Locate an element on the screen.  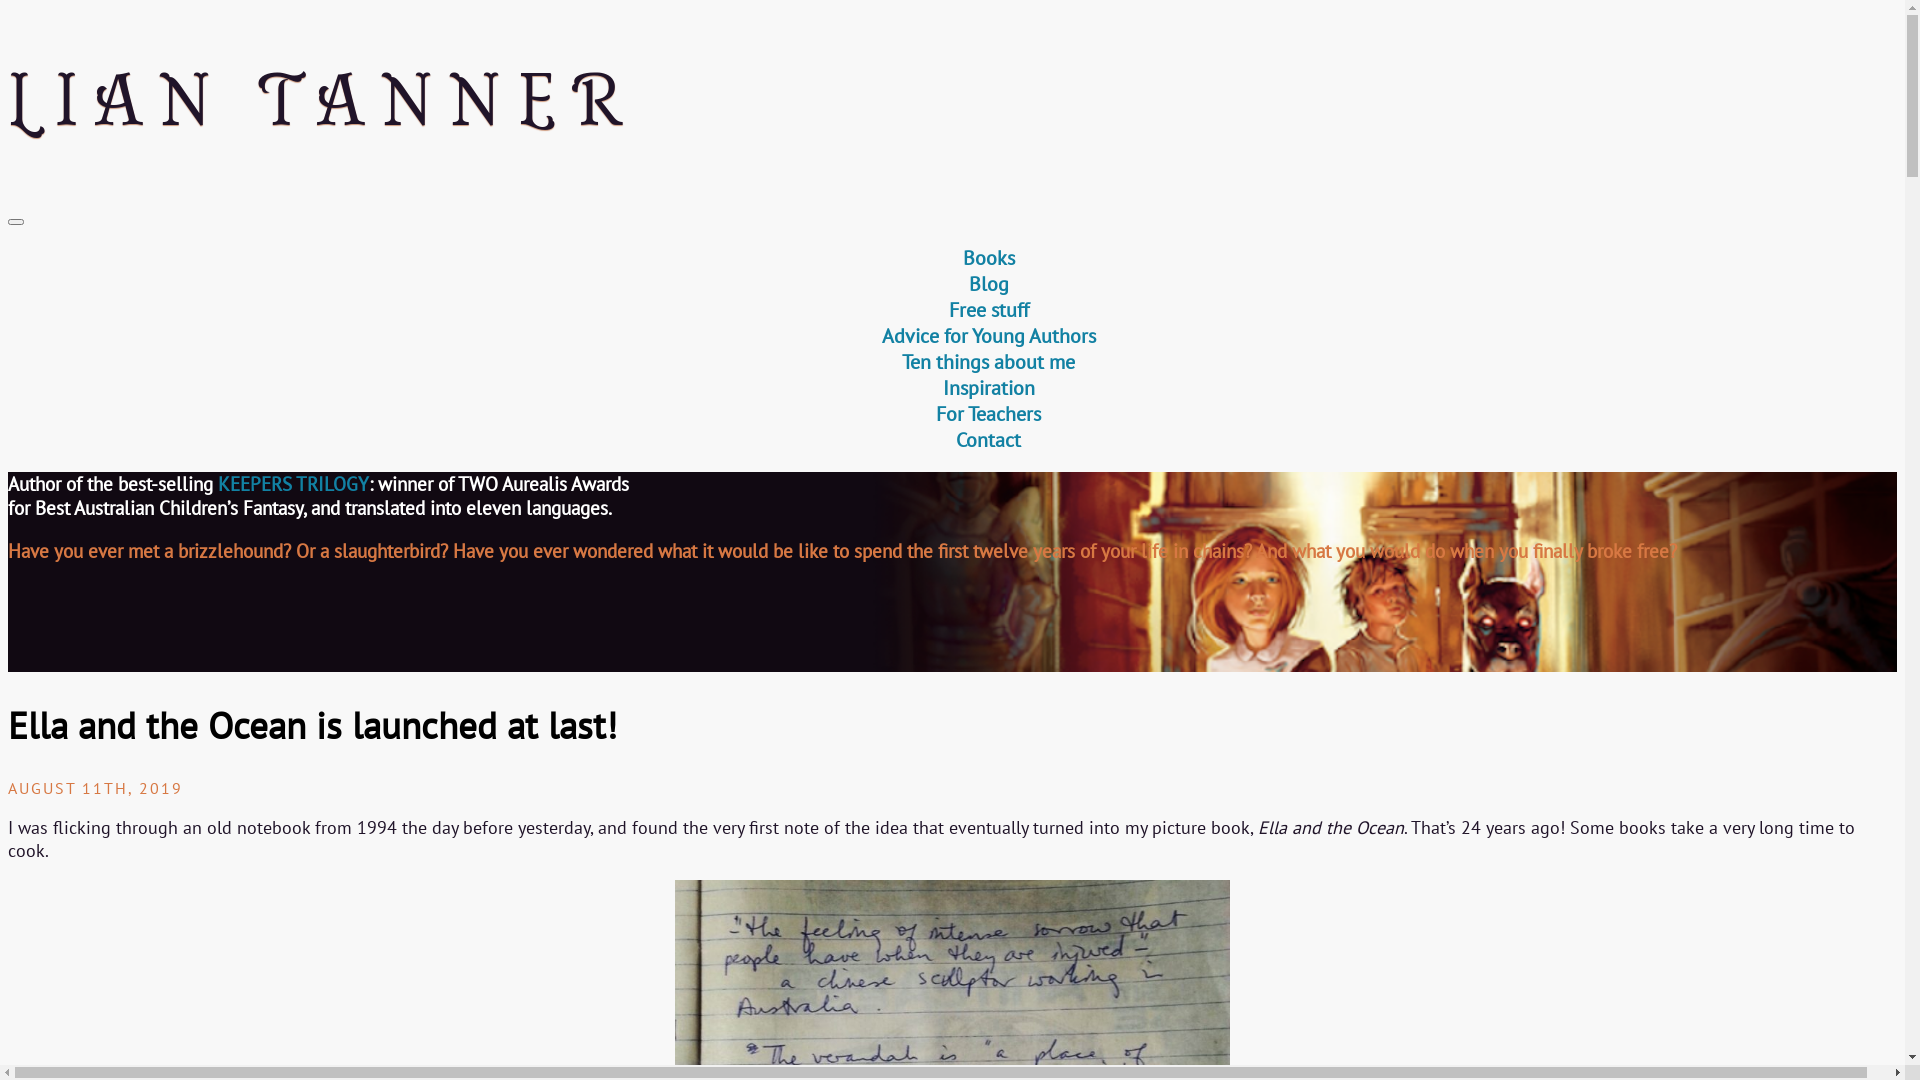
'For Teachers' is located at coordinates (988, 412).